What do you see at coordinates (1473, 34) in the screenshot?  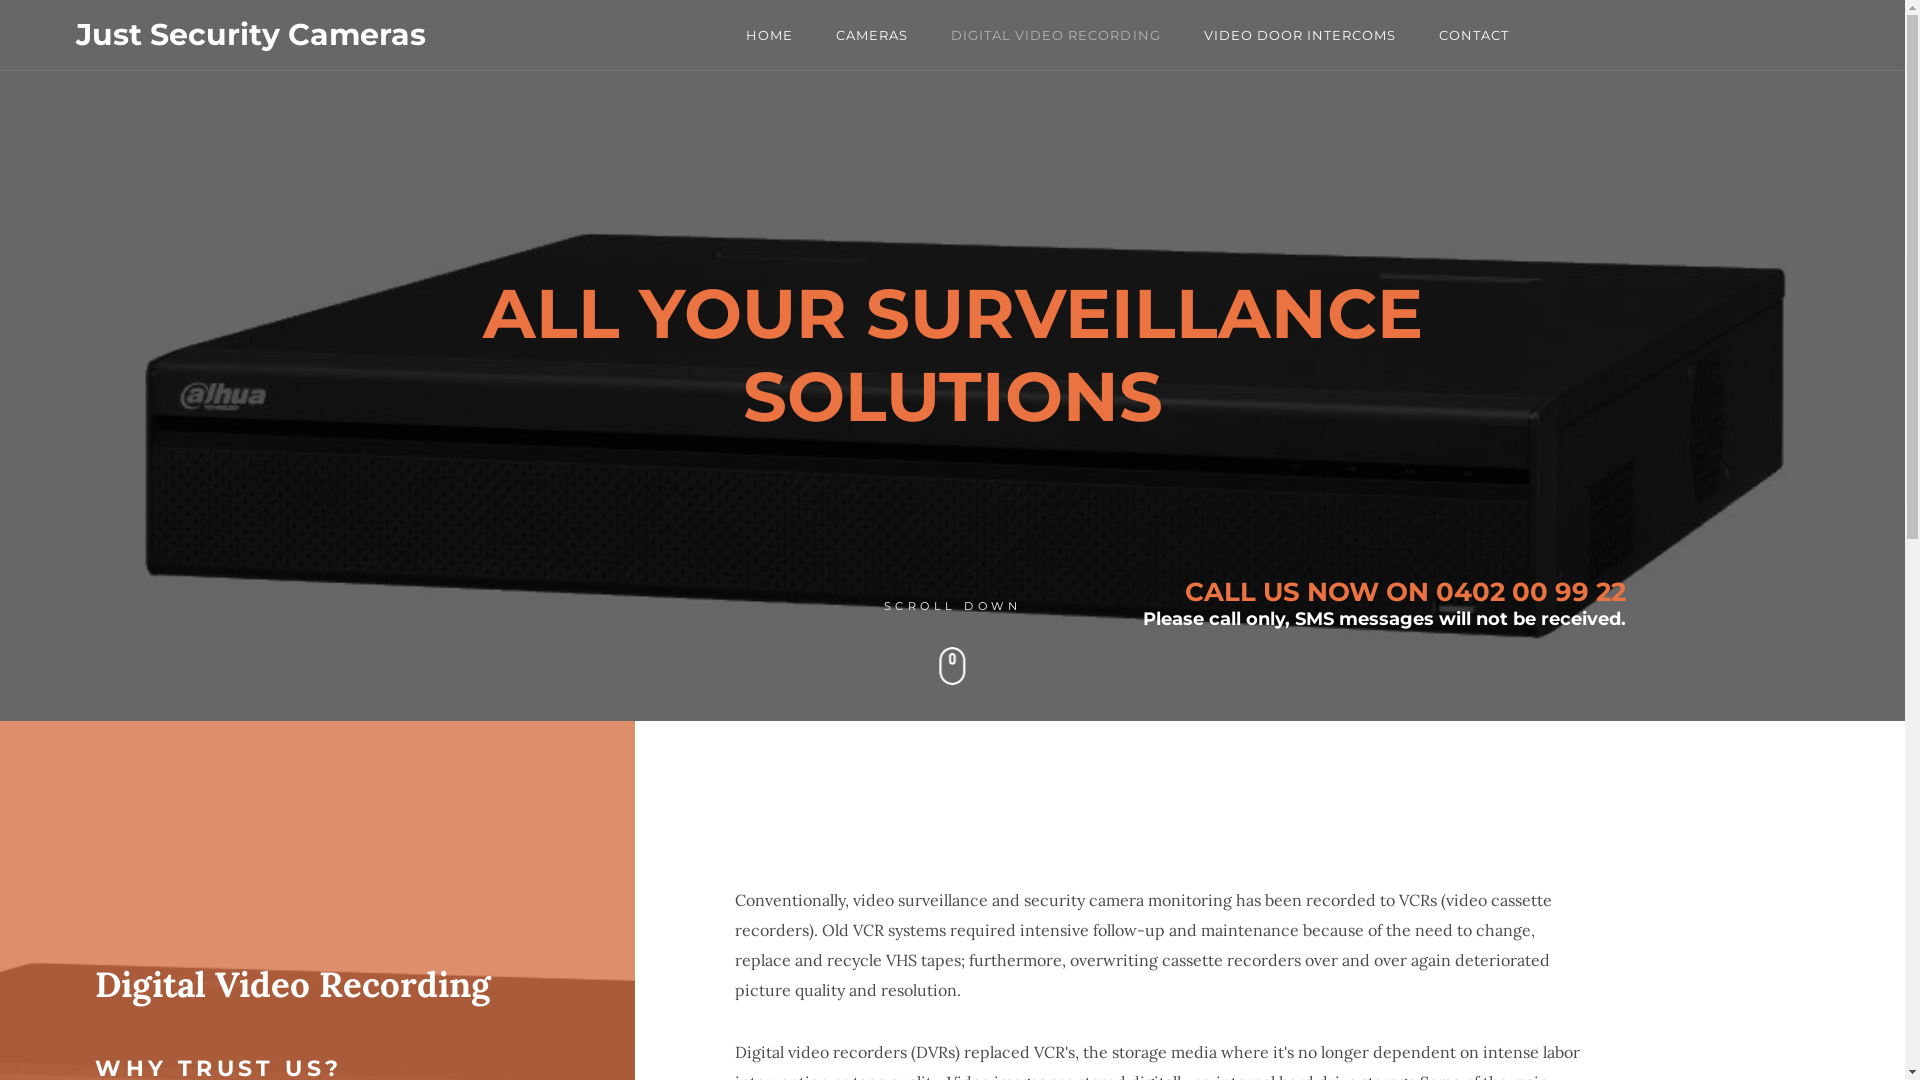 I see `'CONTACT'` at bounding box center [1473, 34].